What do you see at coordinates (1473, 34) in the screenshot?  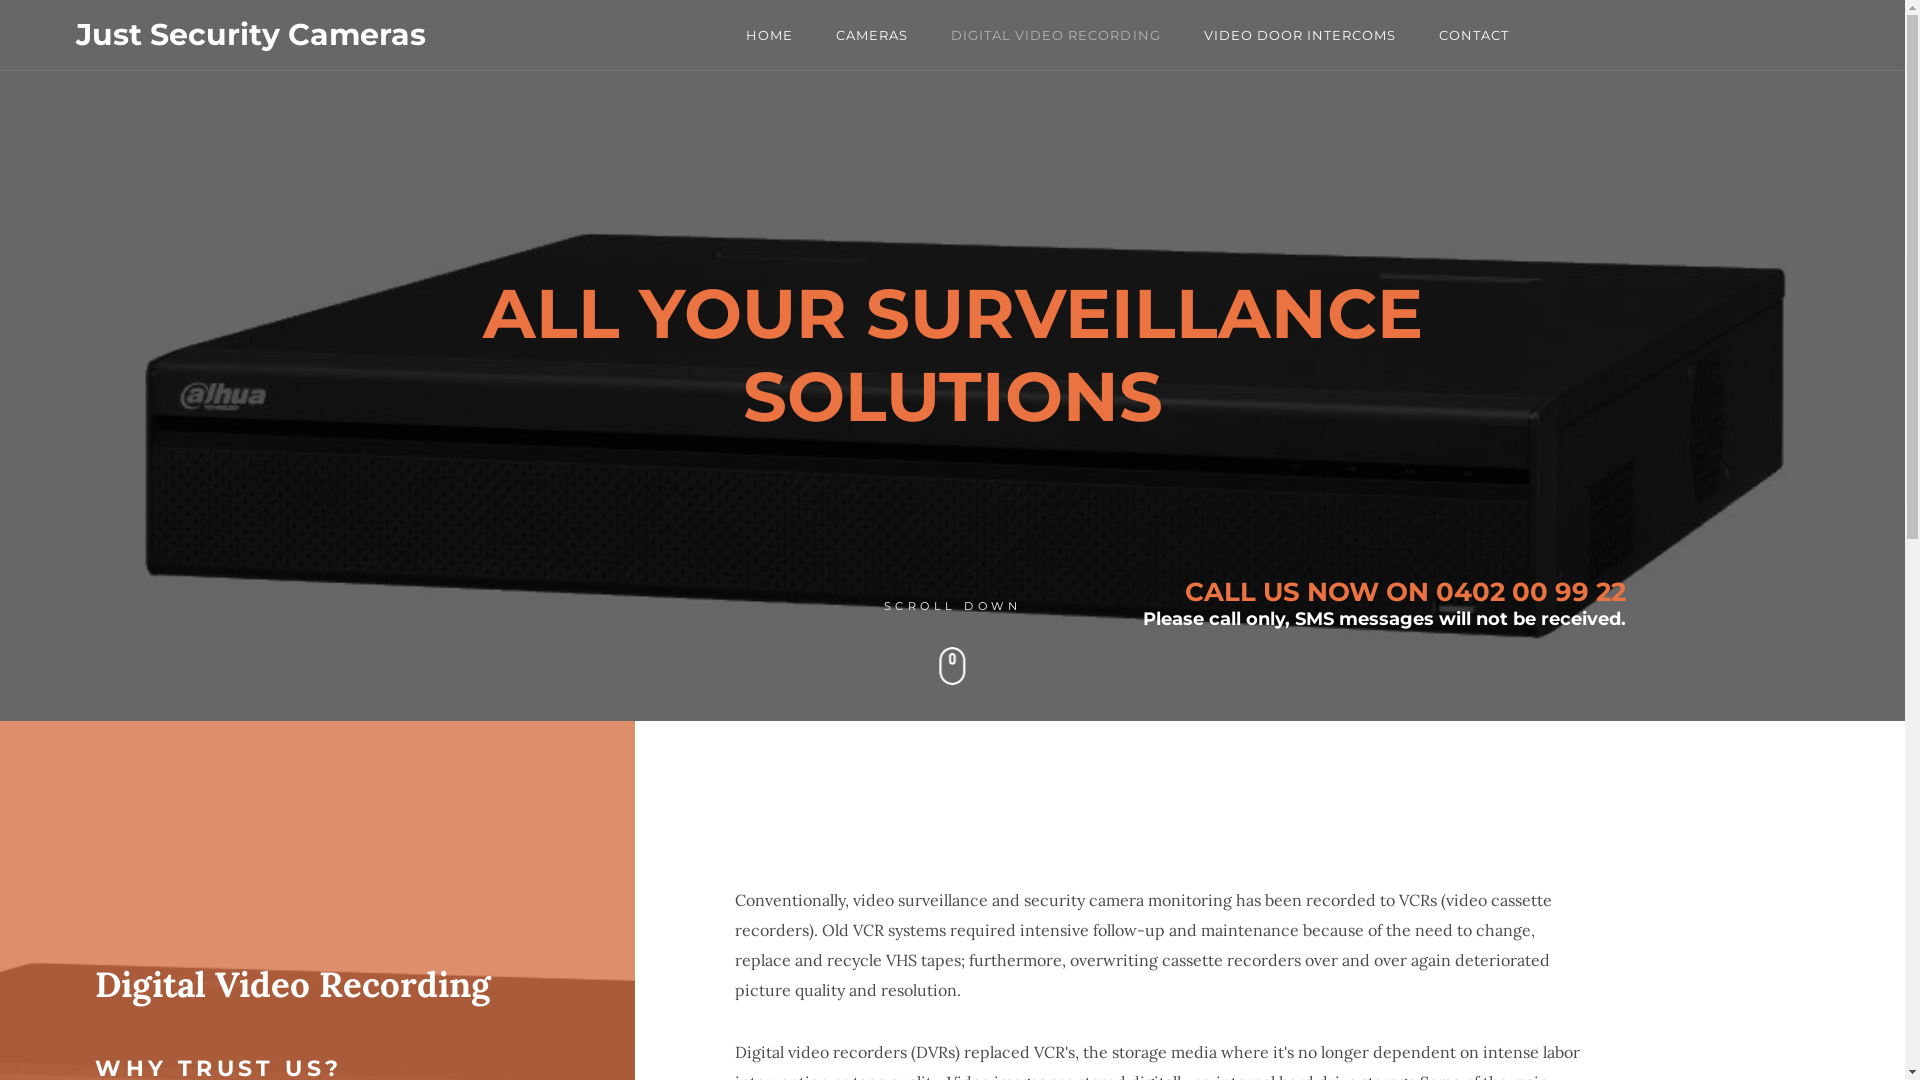 I see `'CONTACT'` at bounding box center [1473, 34].